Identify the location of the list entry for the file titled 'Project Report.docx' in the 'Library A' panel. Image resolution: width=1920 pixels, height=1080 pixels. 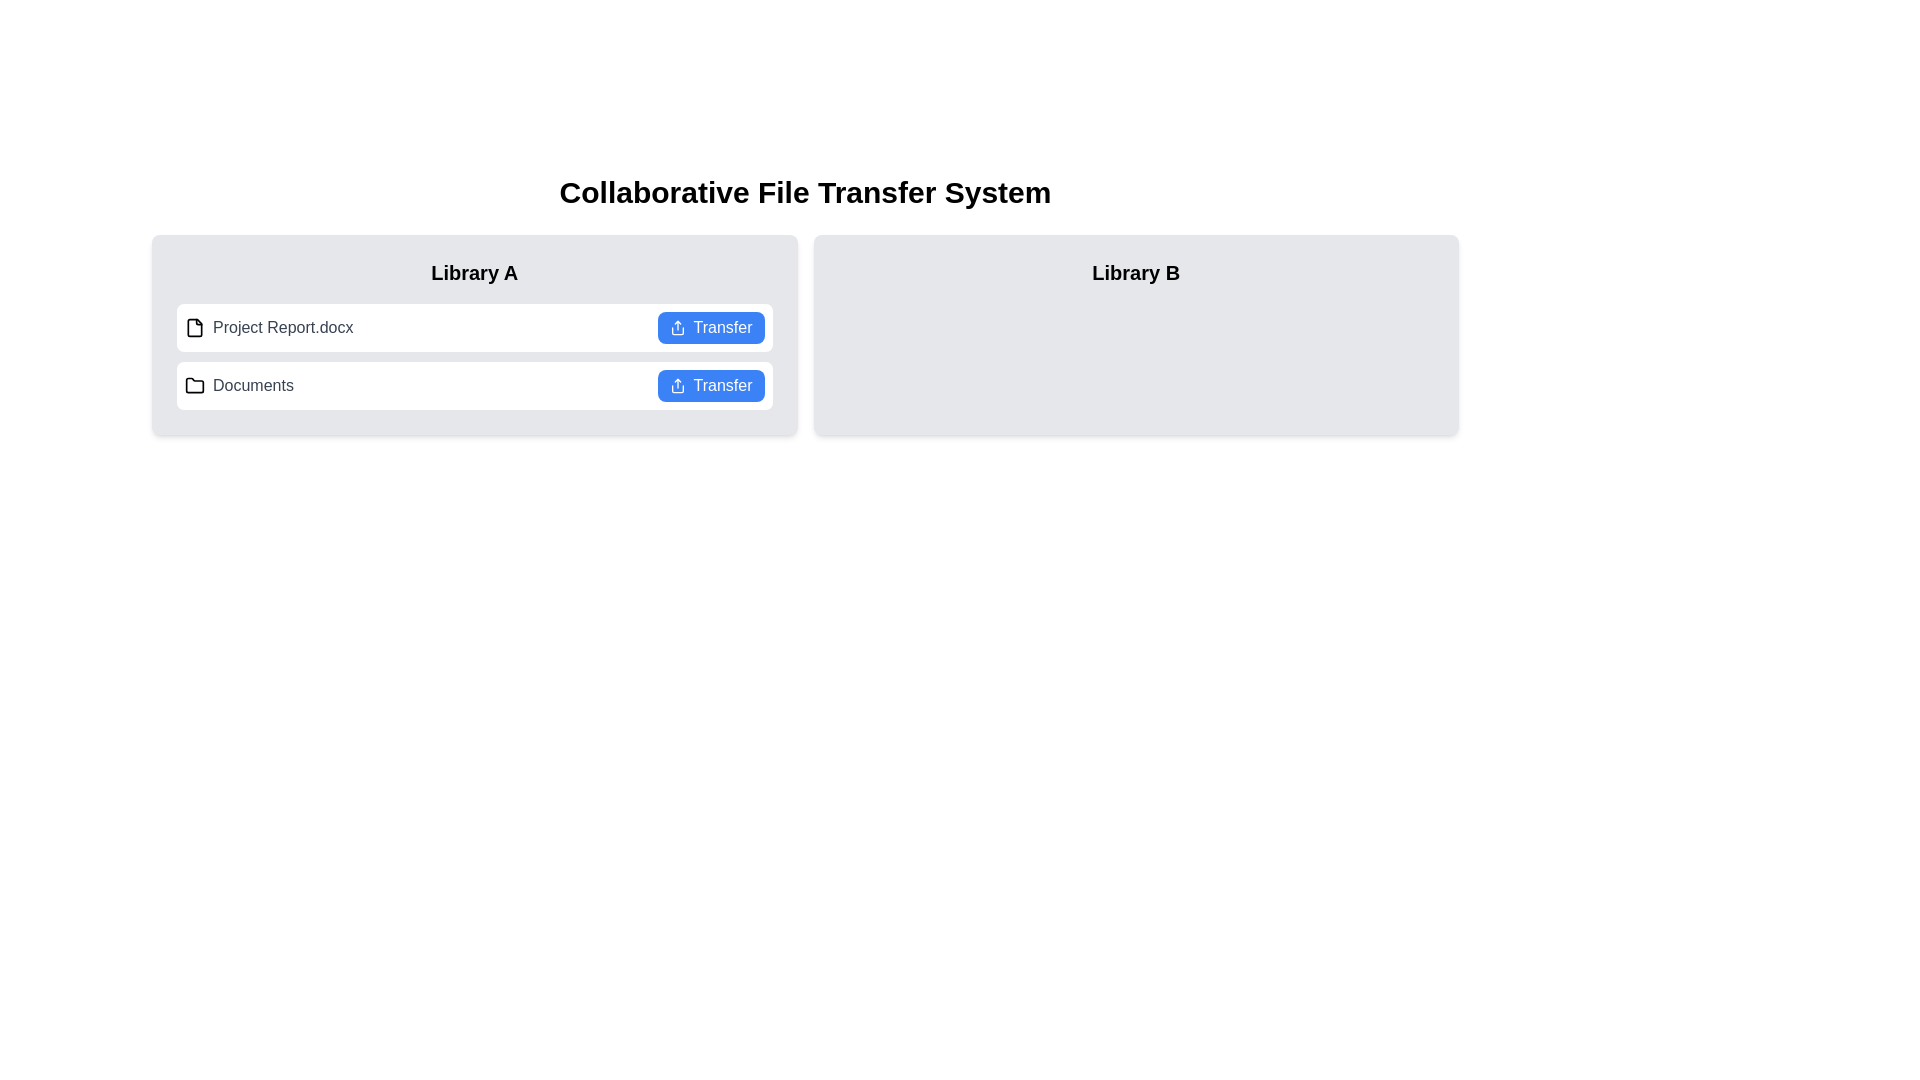
(473, 334).